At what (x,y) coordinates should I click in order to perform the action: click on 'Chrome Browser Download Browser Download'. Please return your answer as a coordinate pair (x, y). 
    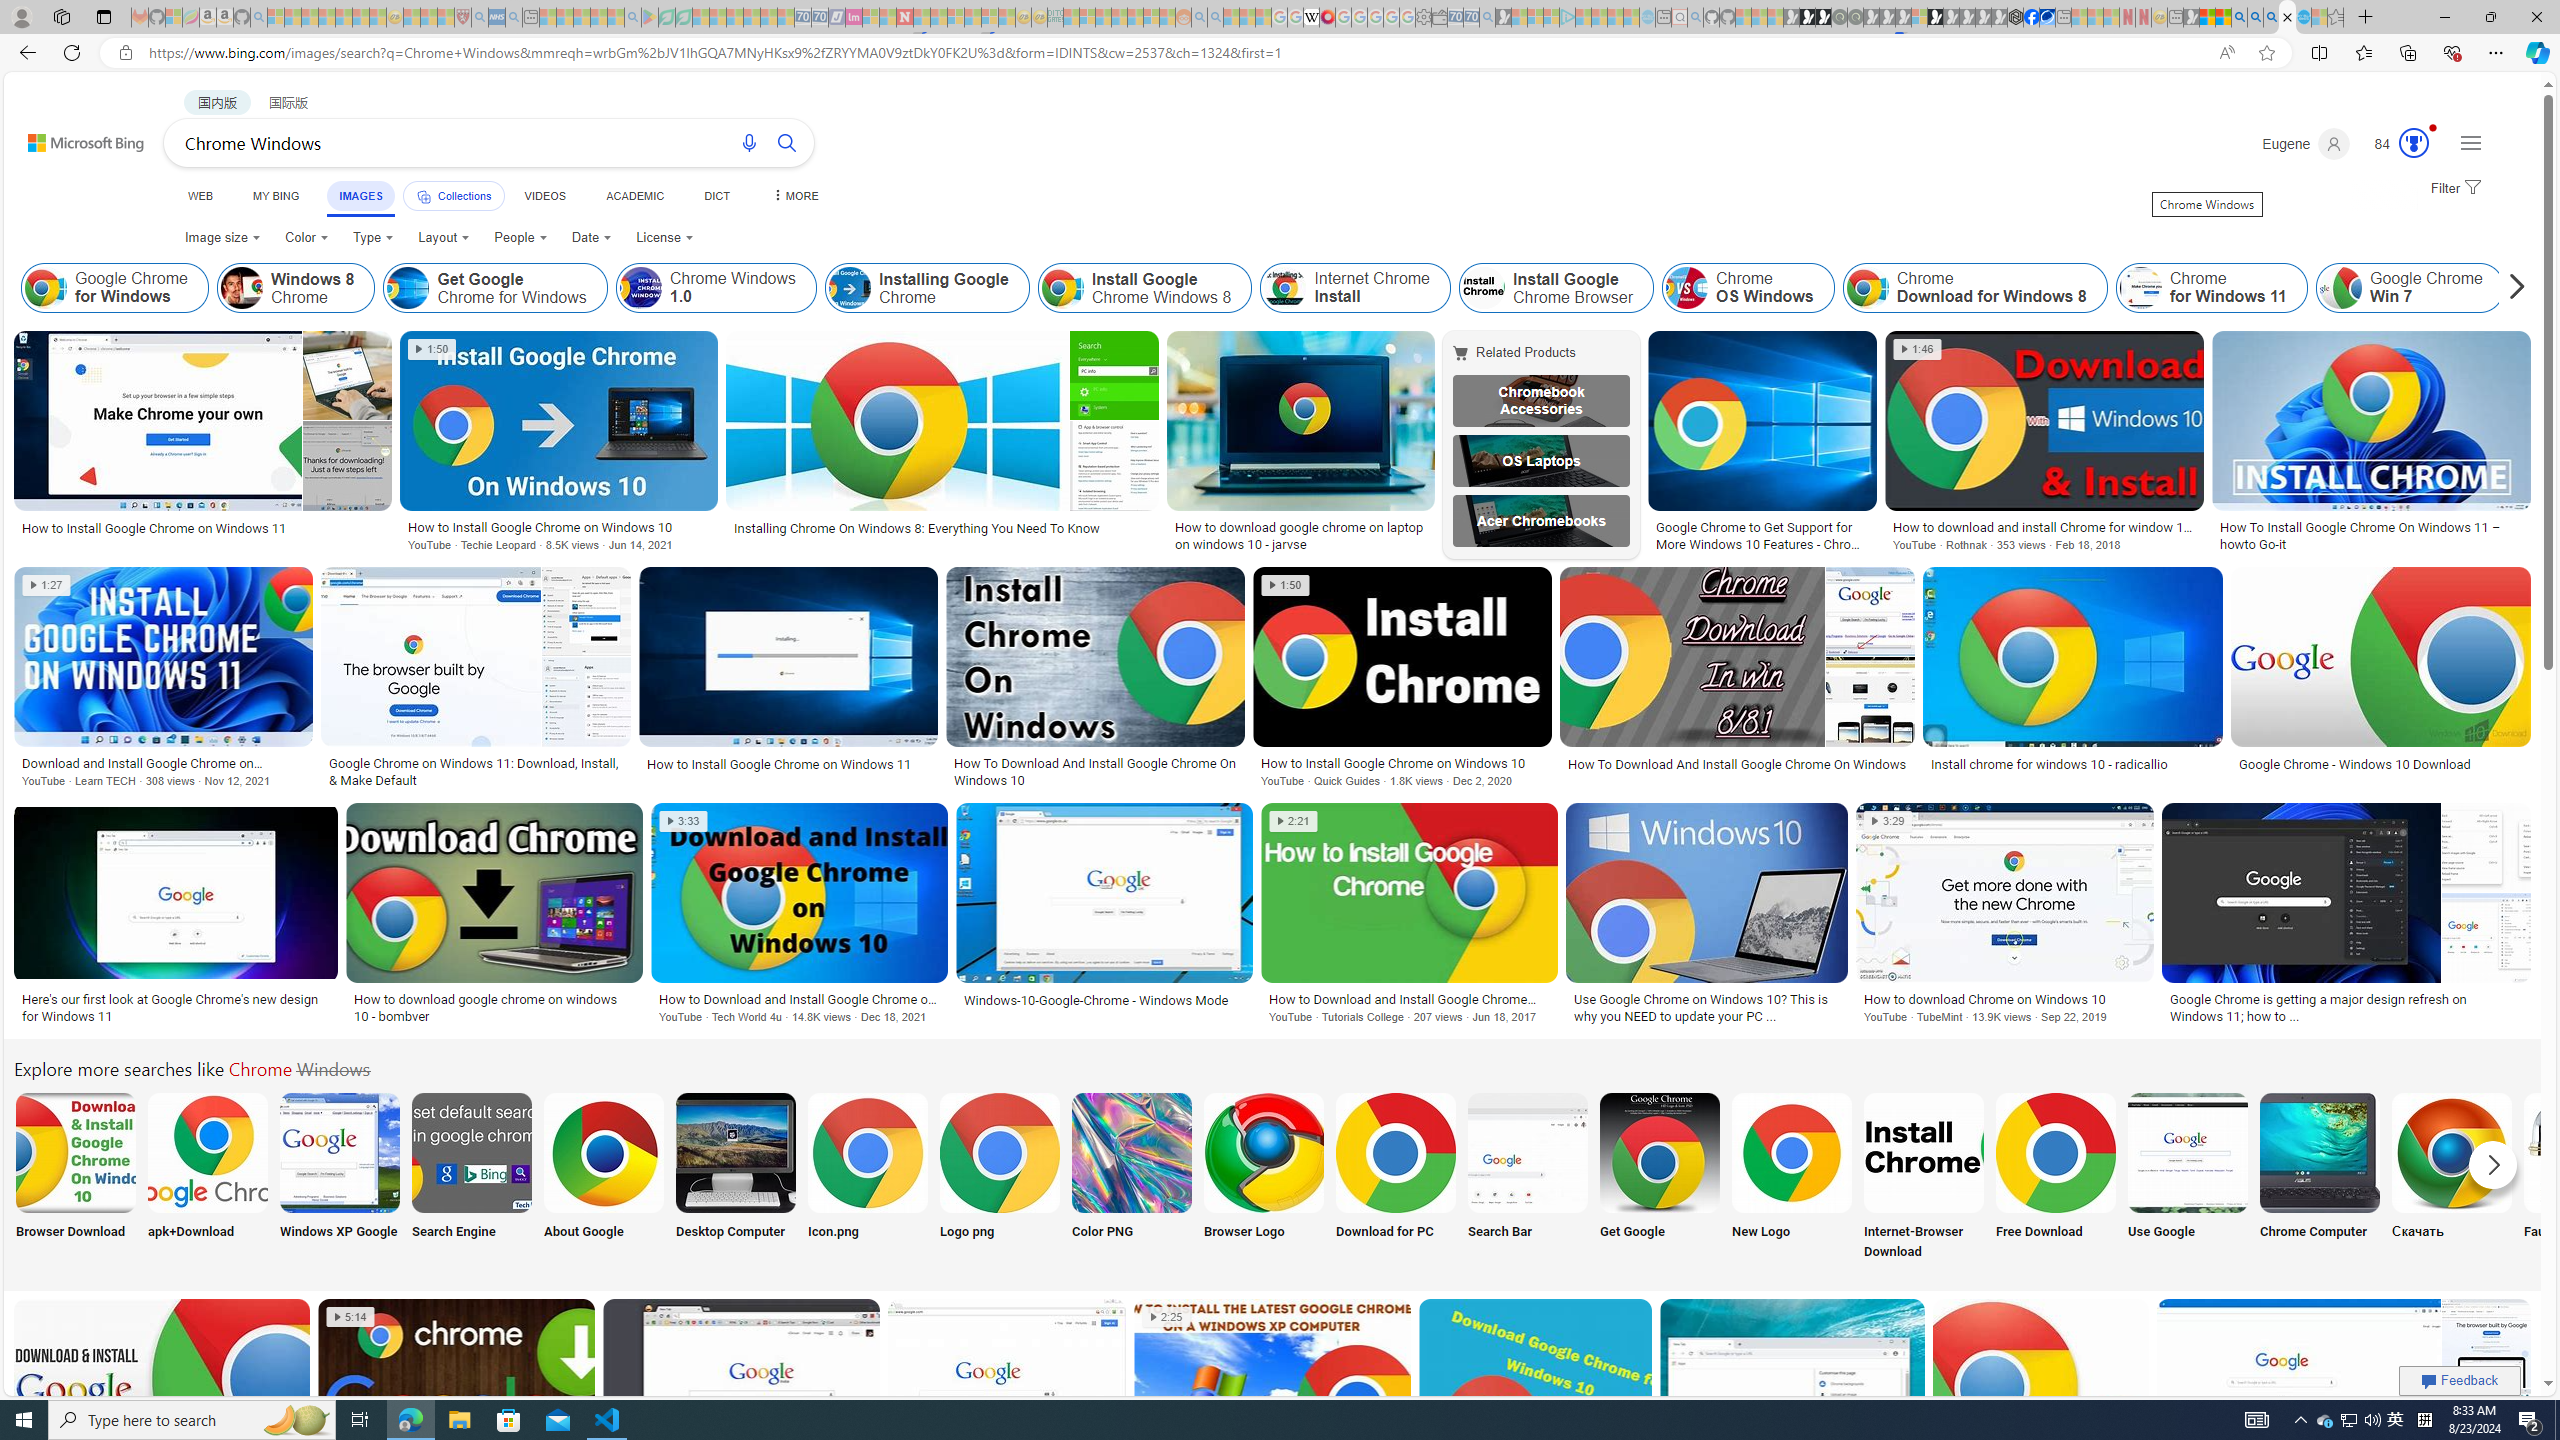
    Looking at the image, I should click on (74, 1176).